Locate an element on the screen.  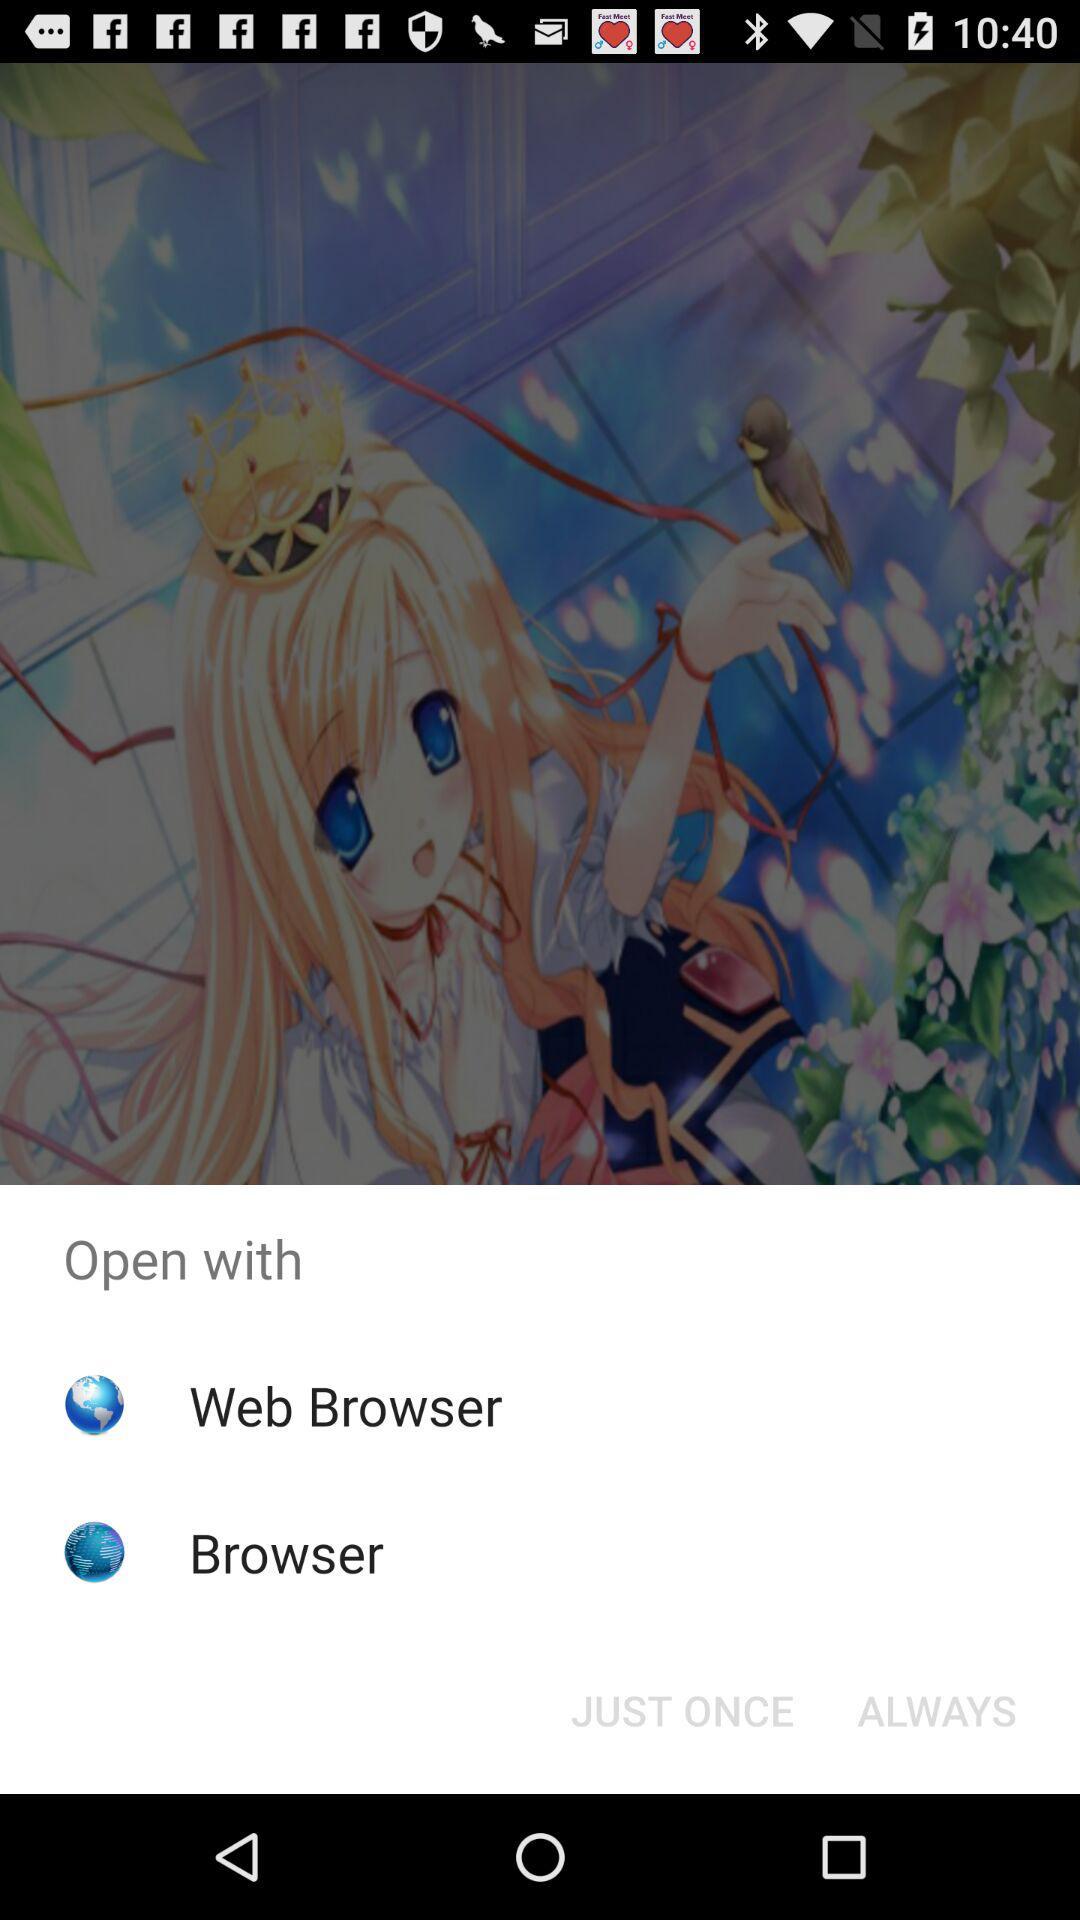
the always is located at coordinates (937, 1708).